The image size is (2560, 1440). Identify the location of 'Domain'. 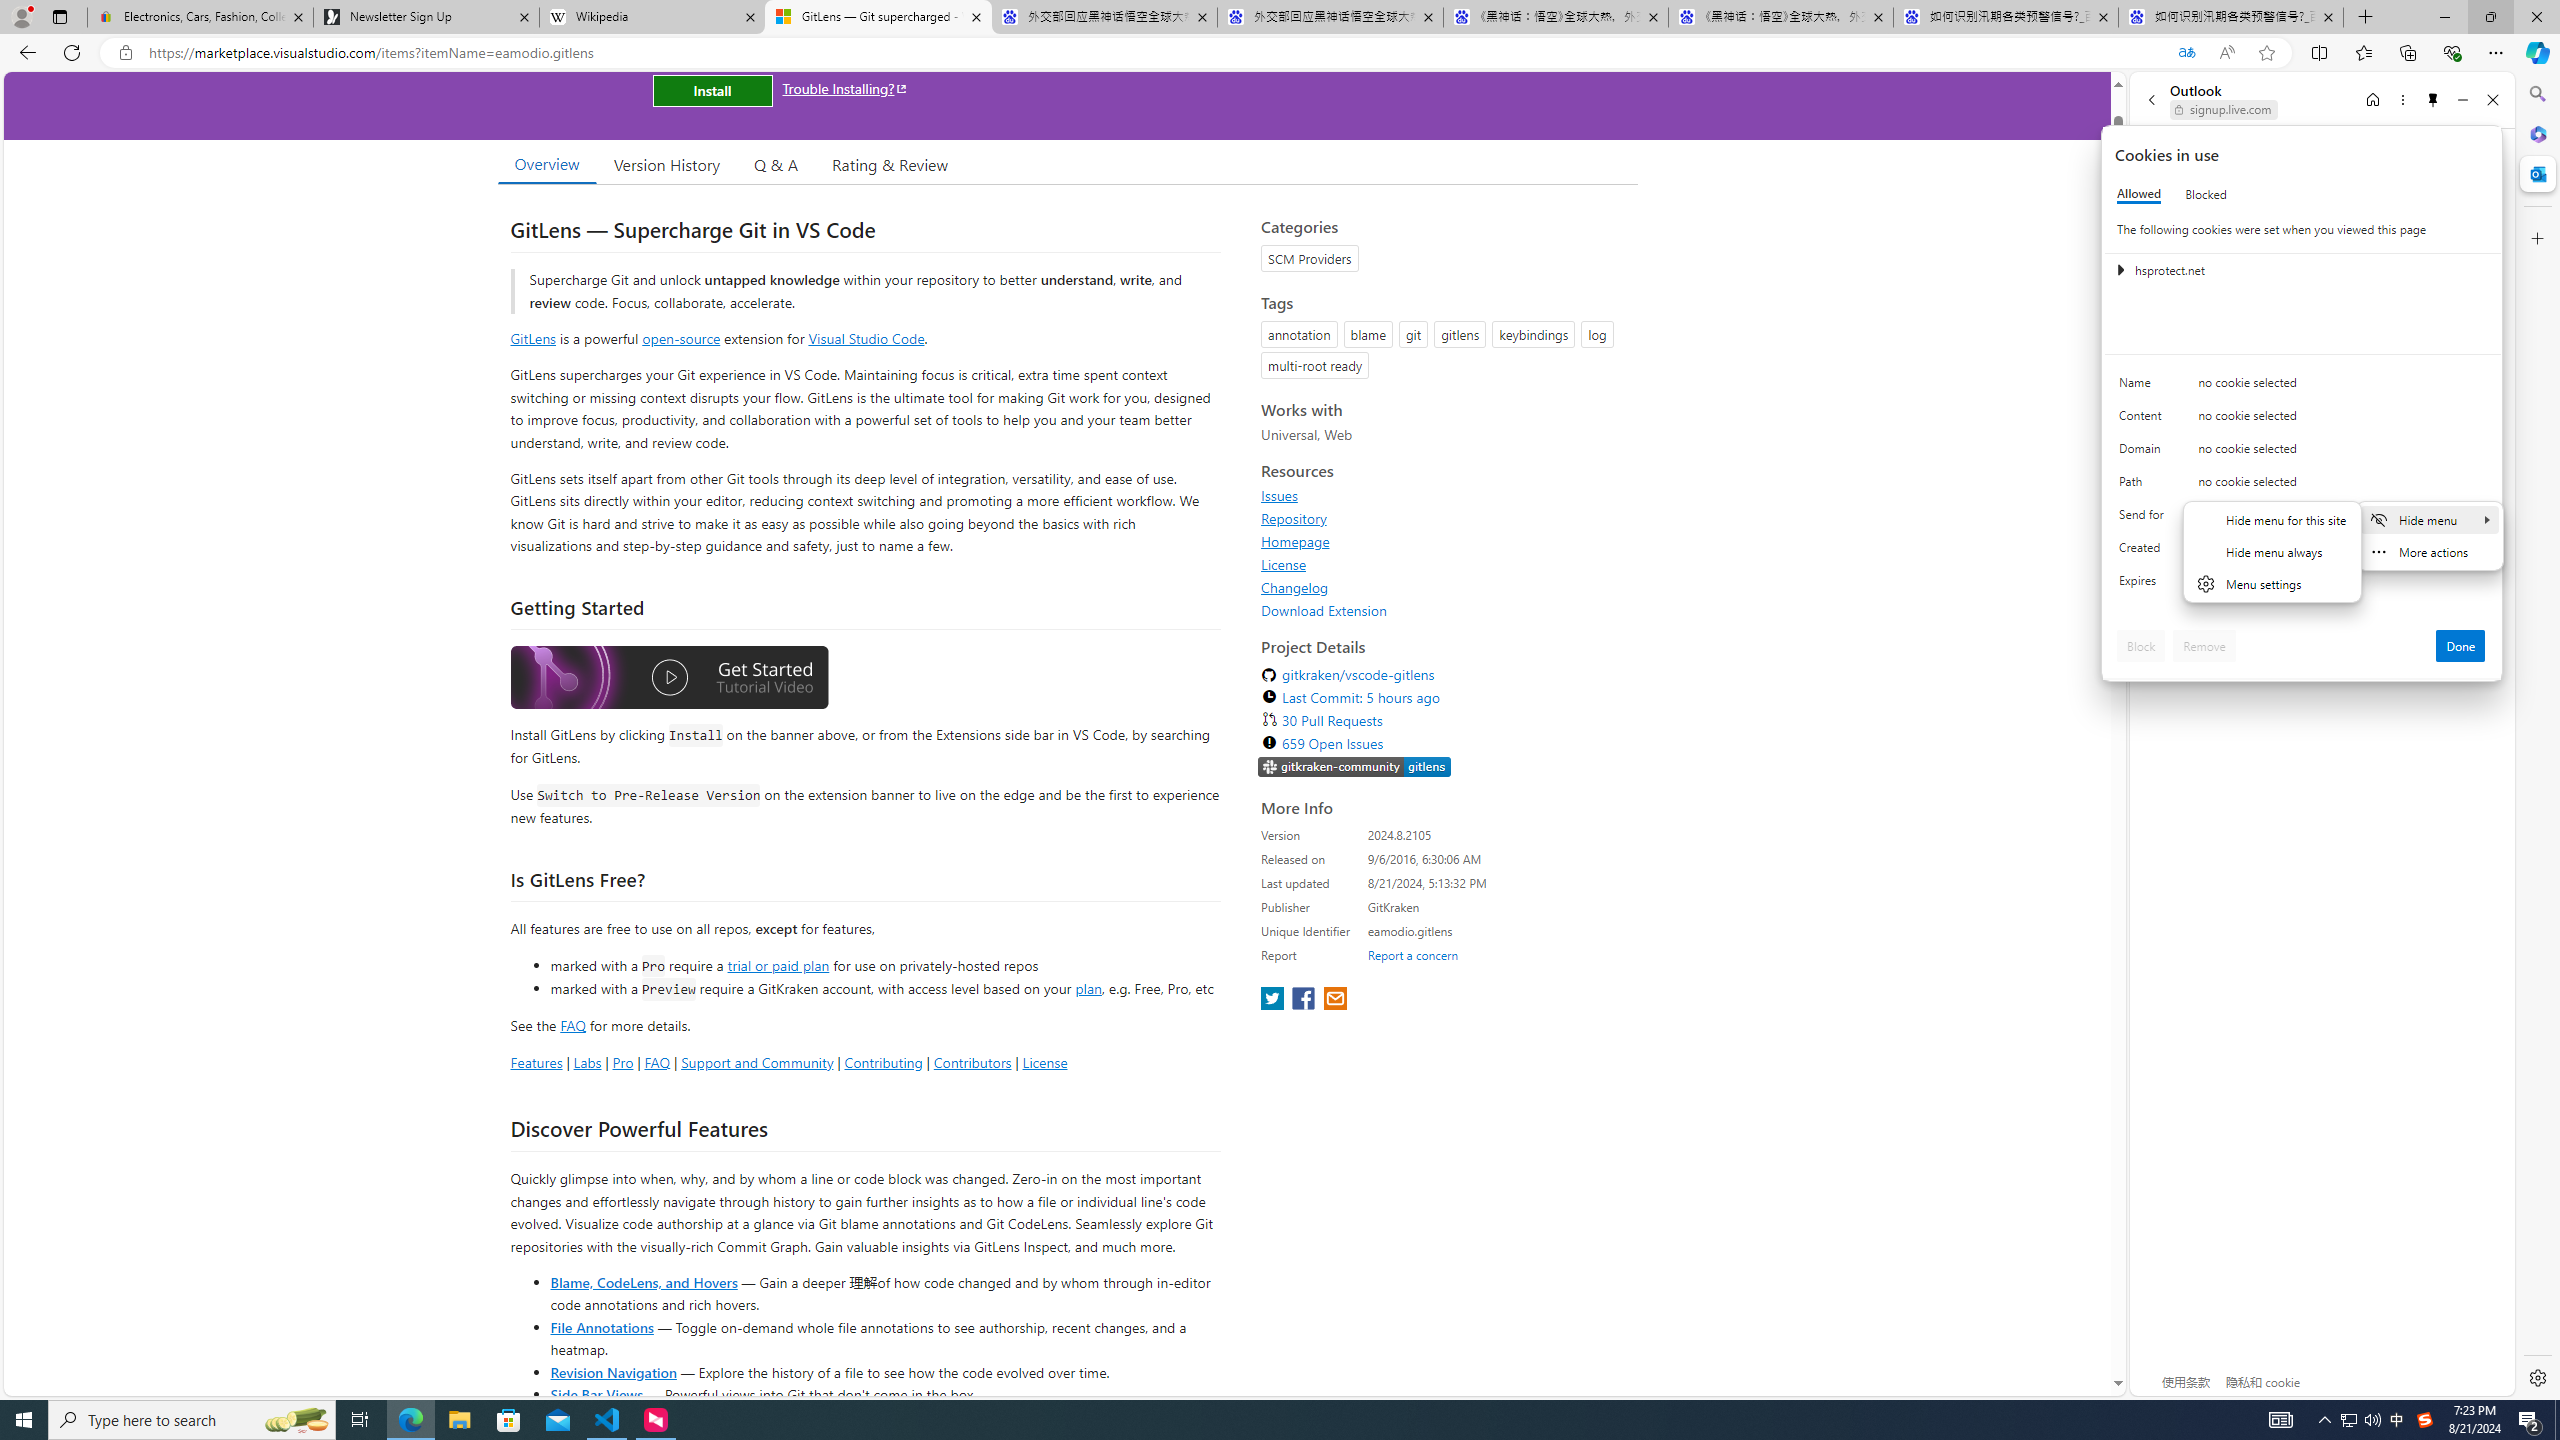
(2144, 452).